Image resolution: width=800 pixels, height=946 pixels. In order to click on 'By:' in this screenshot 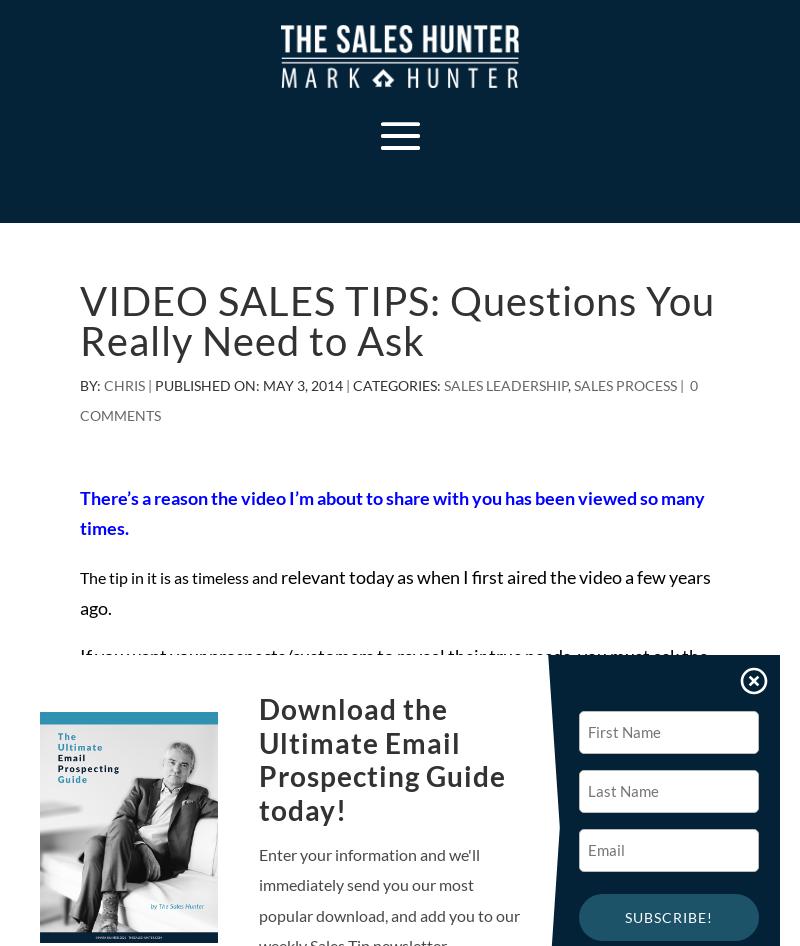, I will do `click(92, 384)`.